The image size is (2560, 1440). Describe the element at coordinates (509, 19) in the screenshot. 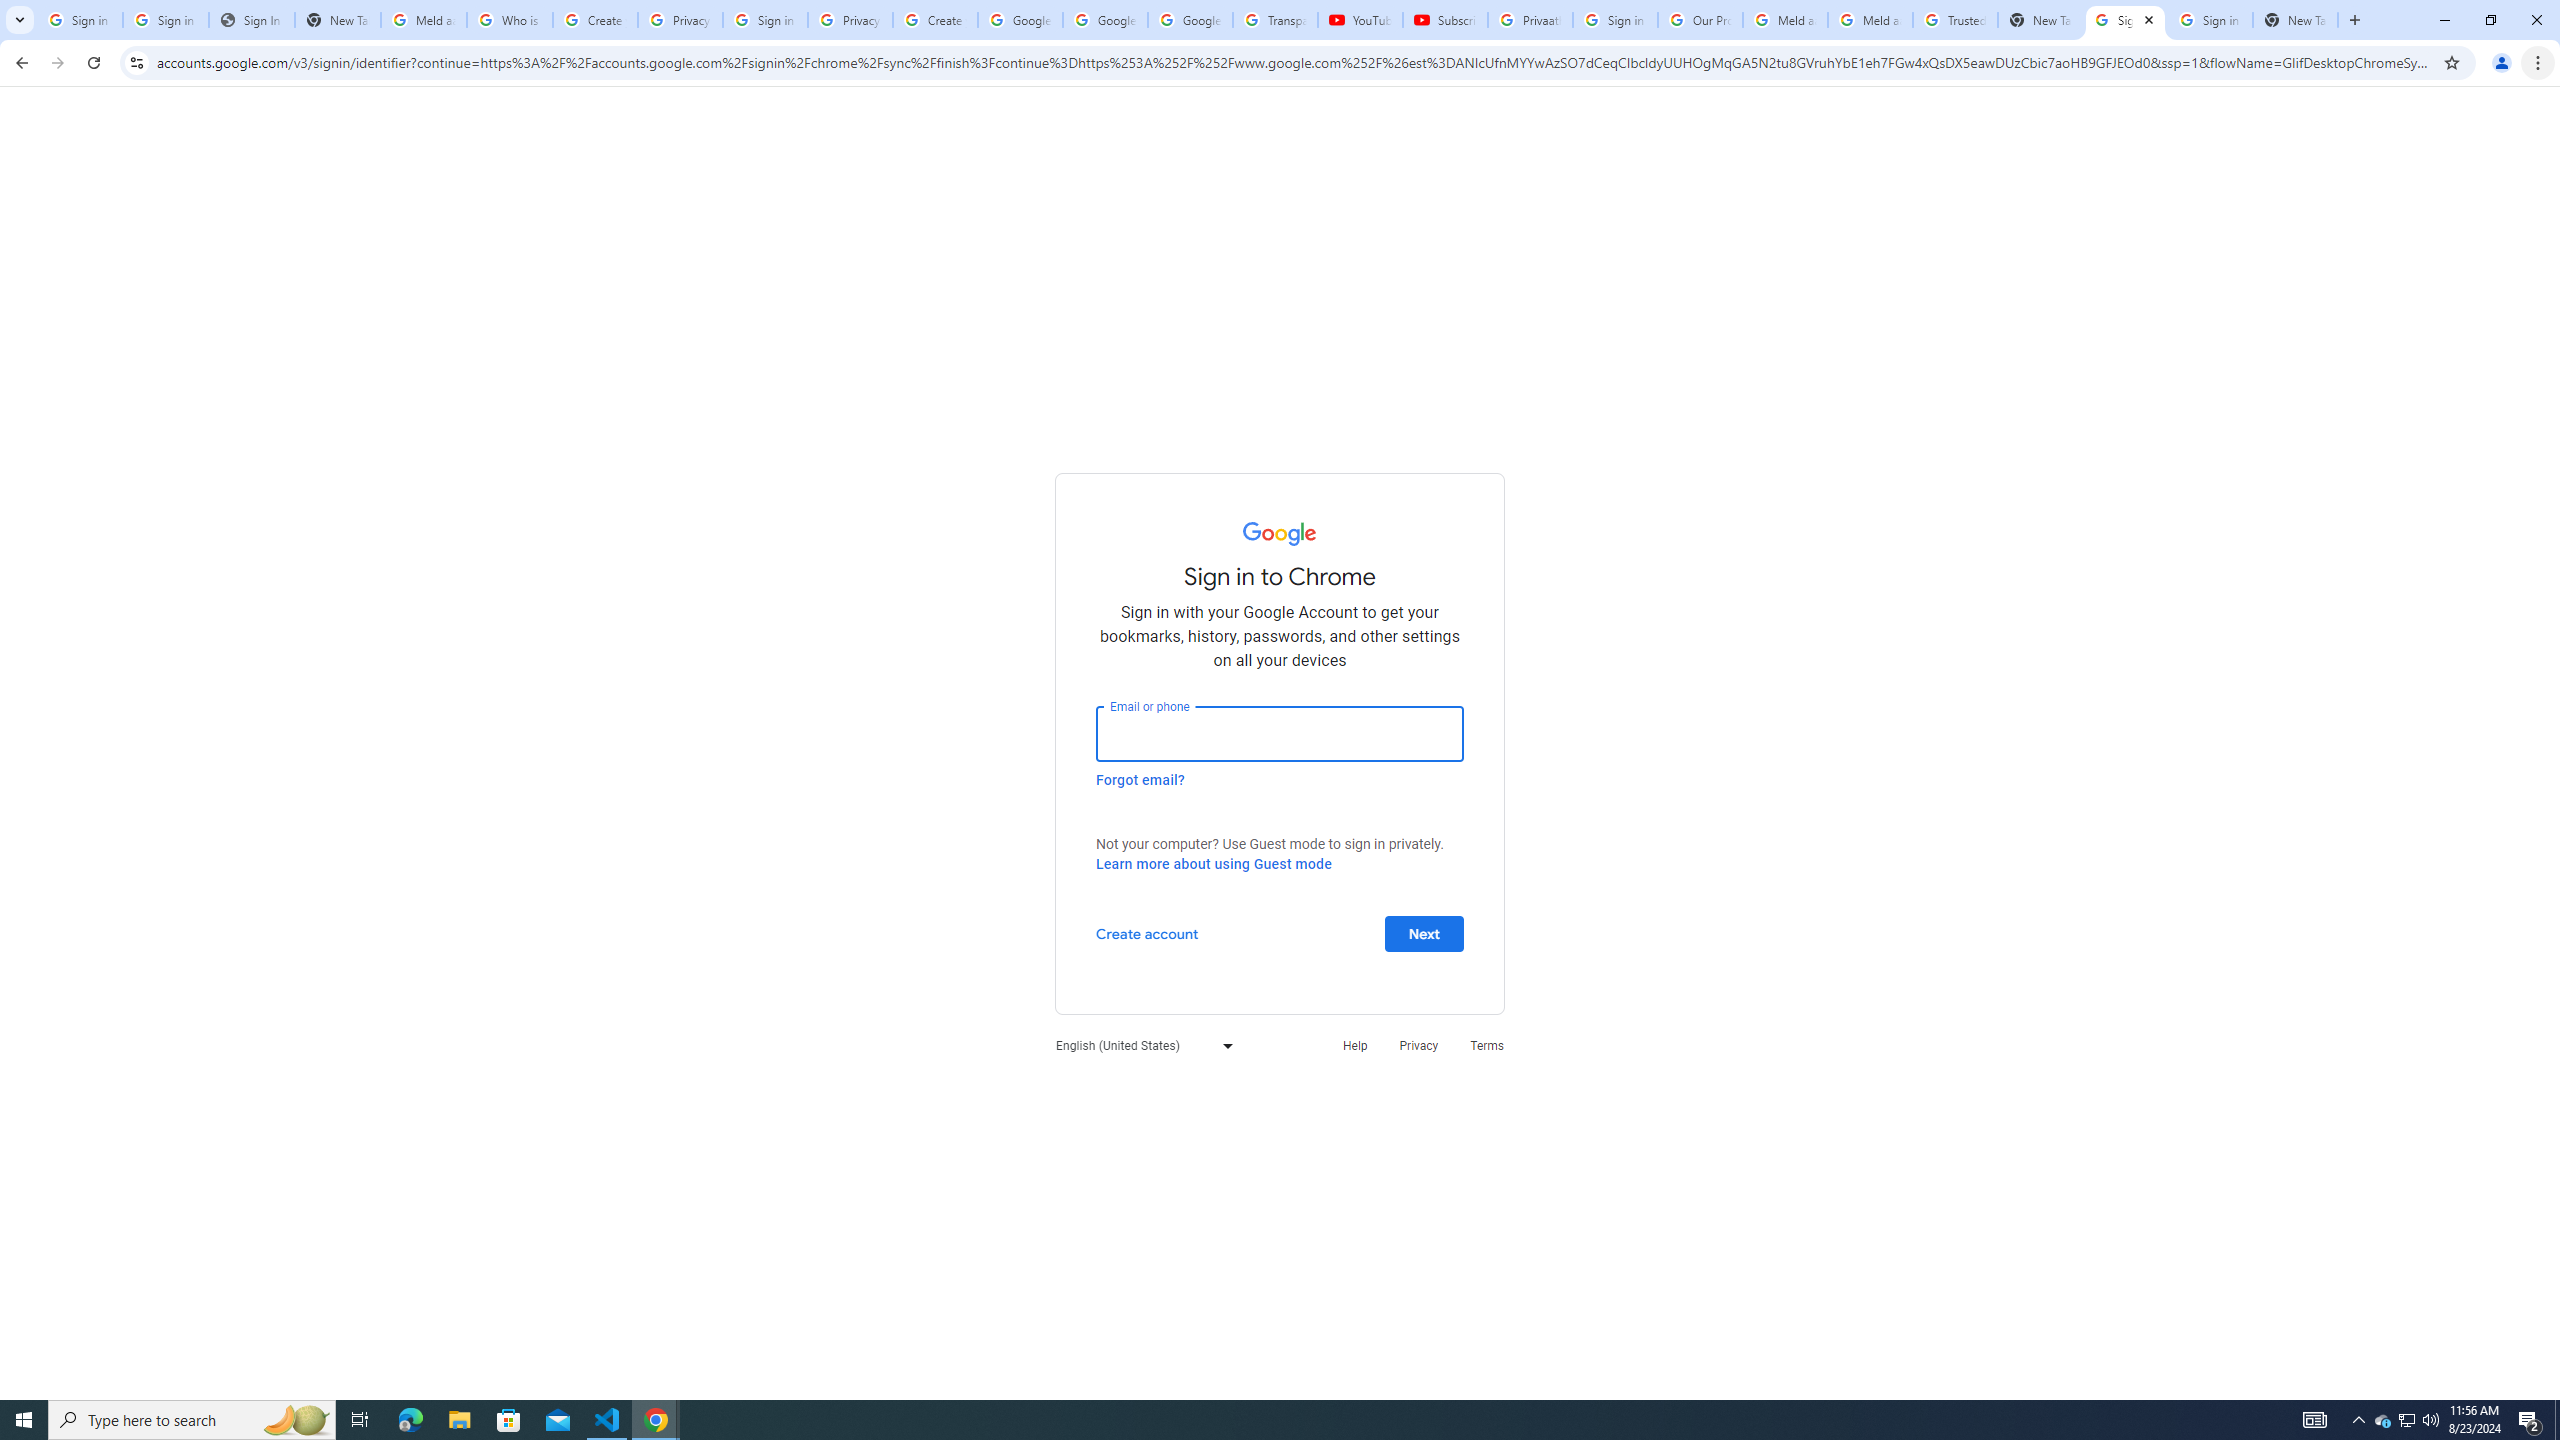

I see `'Who is my administrator? - Google Account Help'` at that location.